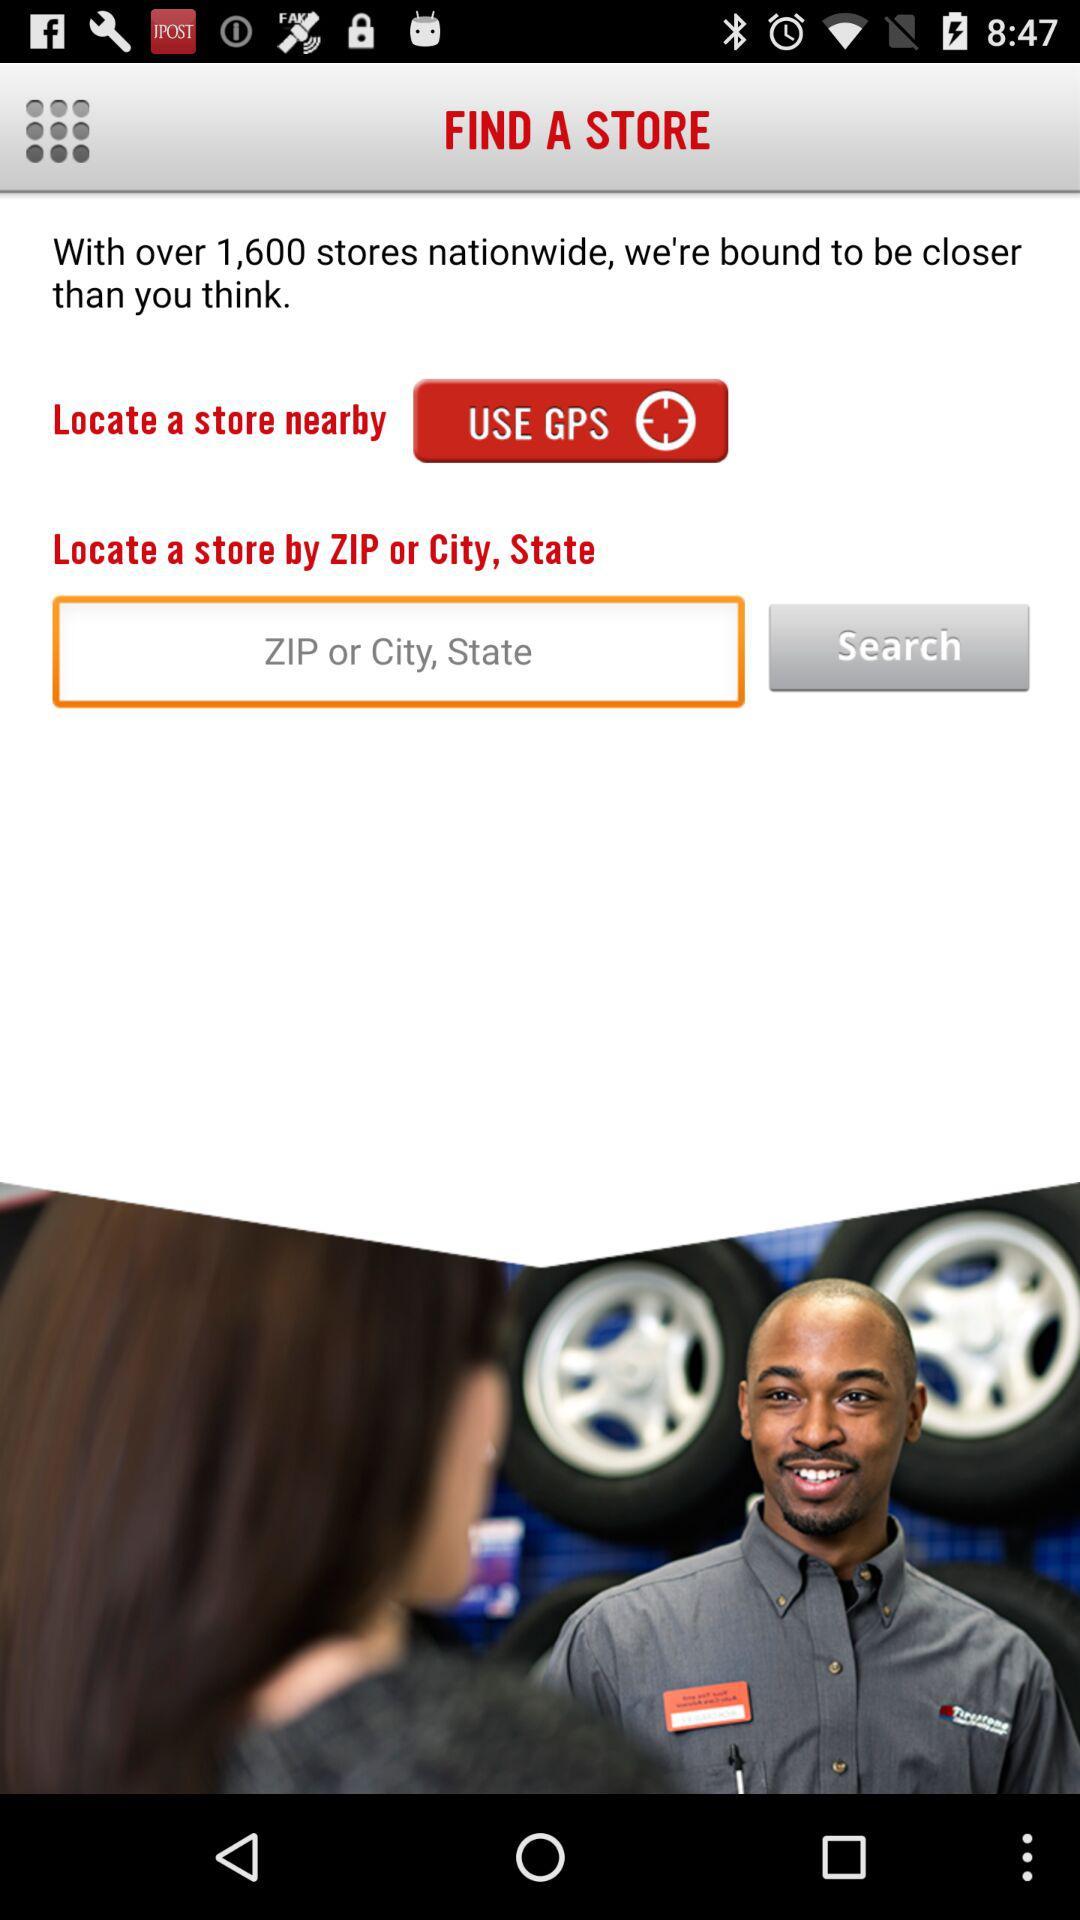  Describe the element at coordinates (570, 419) in the screenshot. I see `icon below with over 1` at that location.